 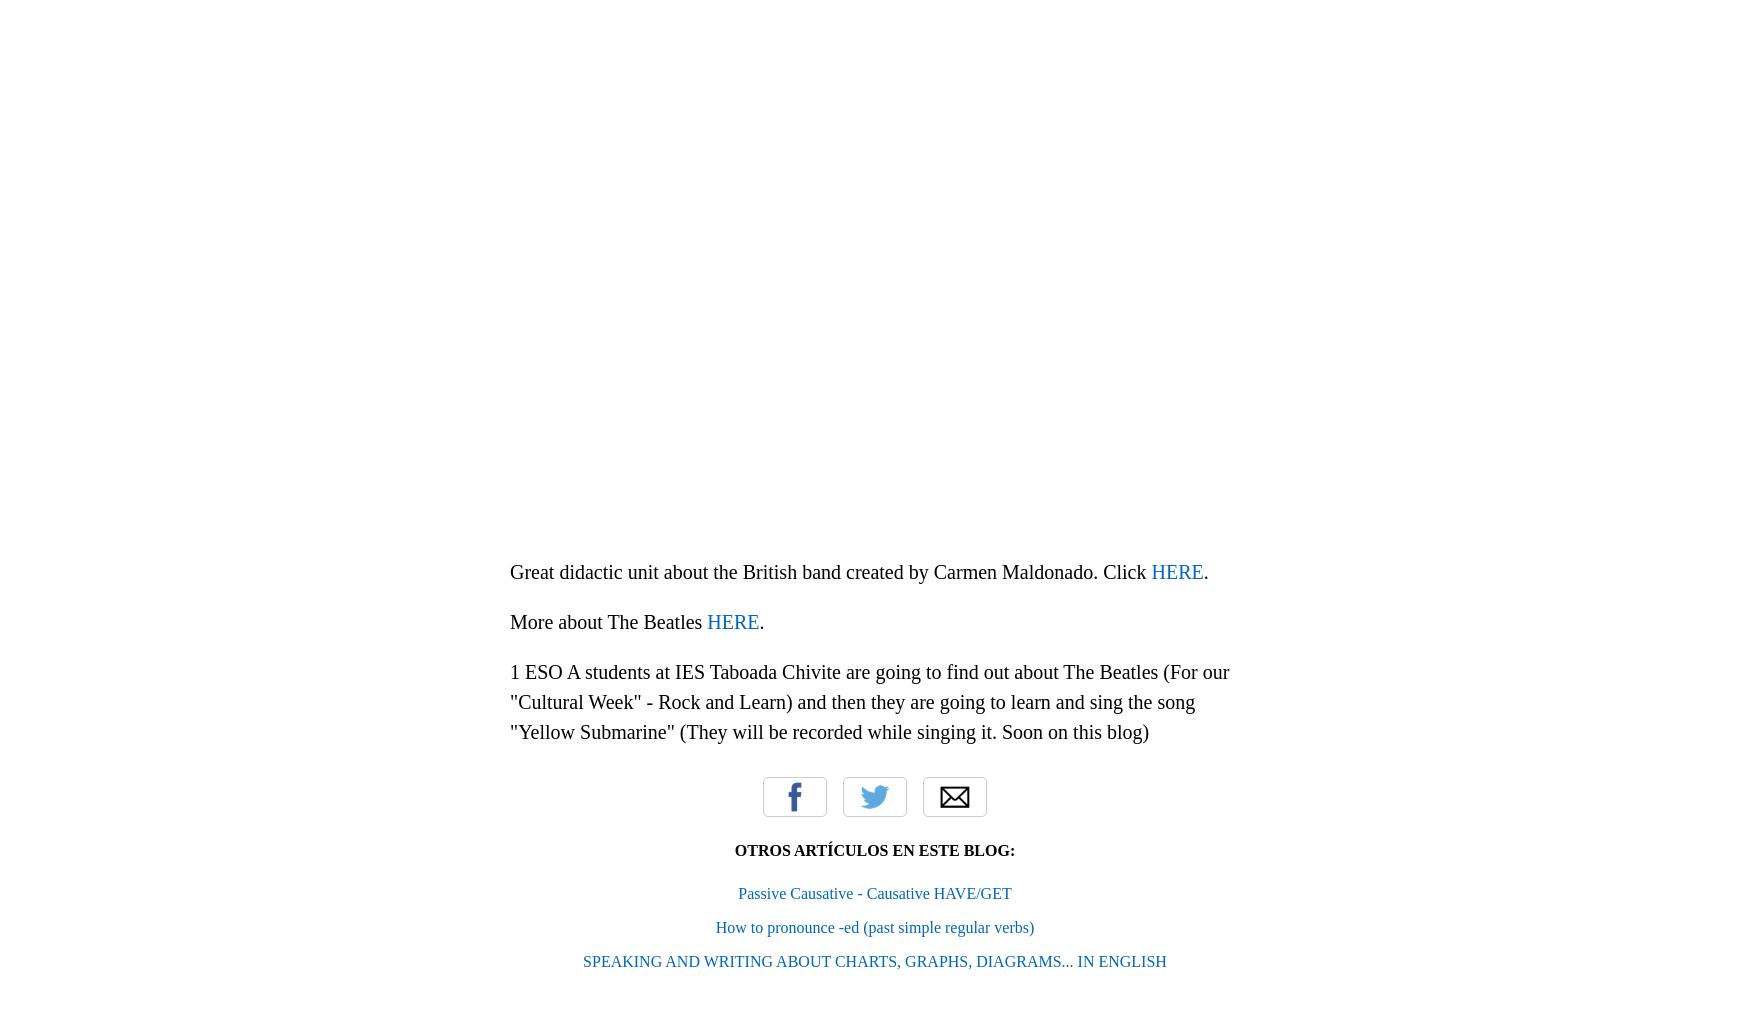 I want to click on 'More about The Beatles', so click(x=608, y=621).